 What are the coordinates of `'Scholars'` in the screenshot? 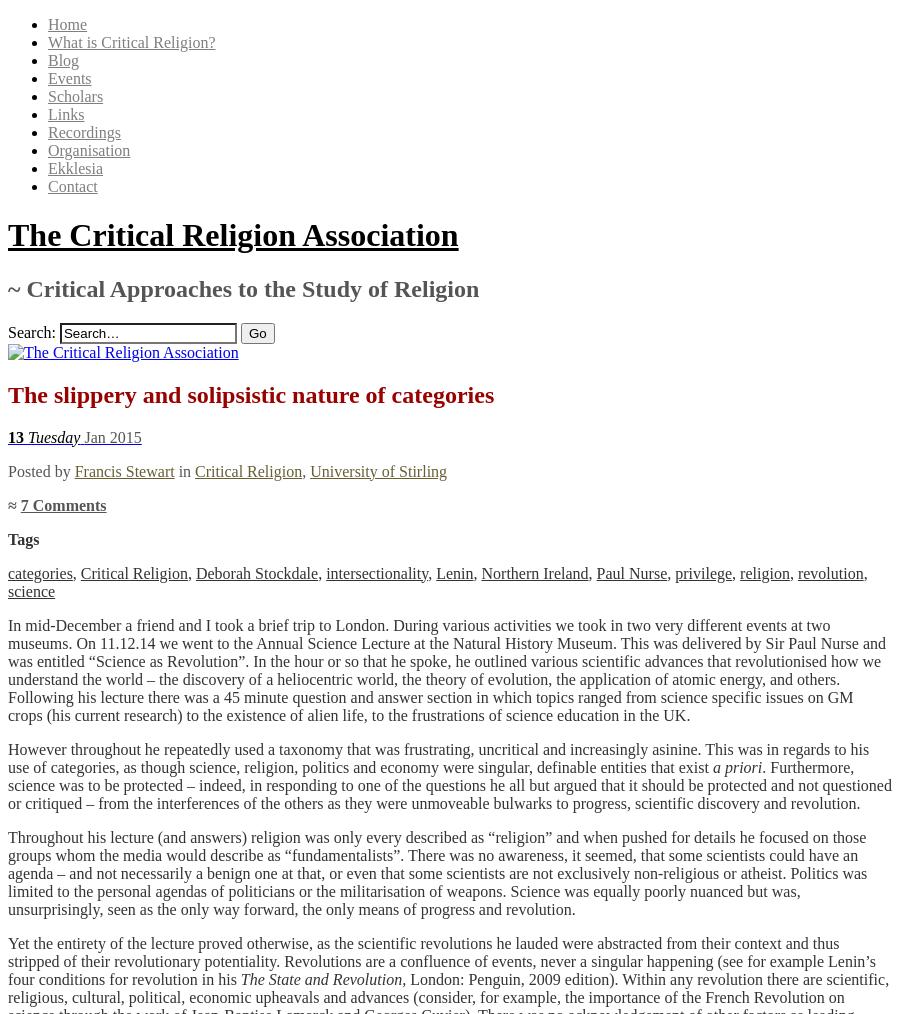 It's located at (74, 96).